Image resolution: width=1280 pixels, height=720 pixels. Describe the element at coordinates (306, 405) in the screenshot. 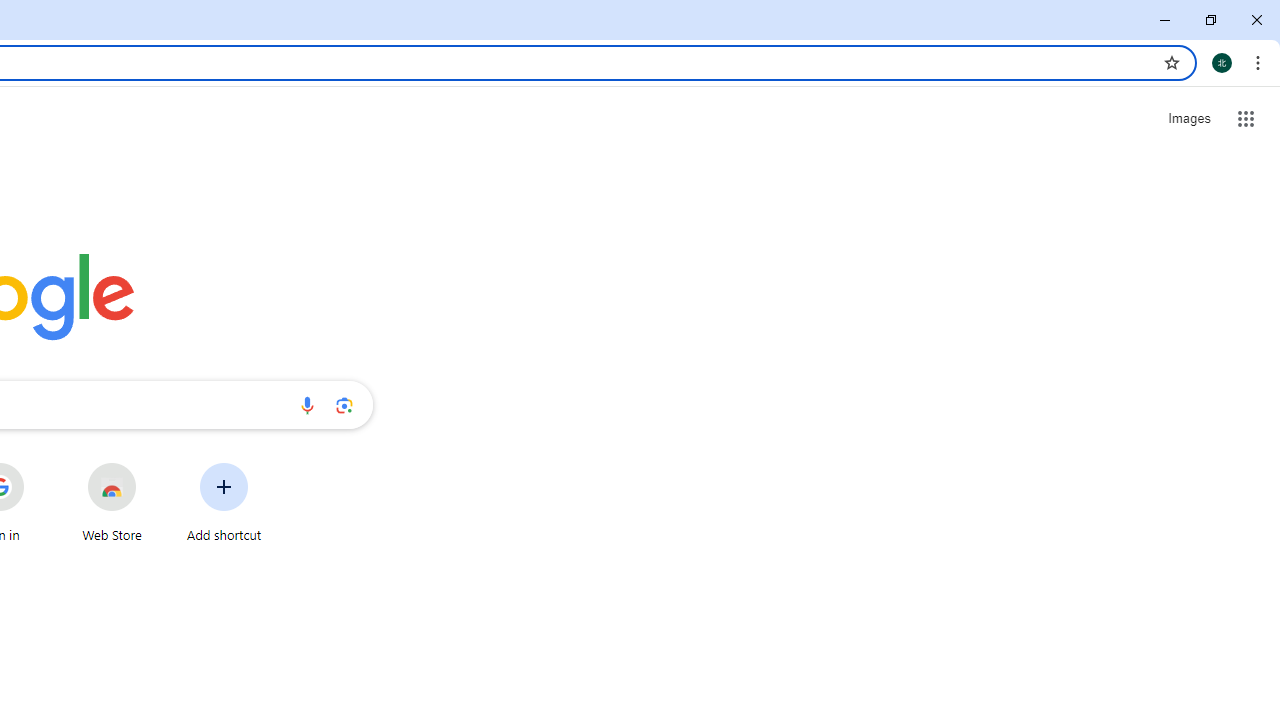

I see `'Search by voice'` at that location.